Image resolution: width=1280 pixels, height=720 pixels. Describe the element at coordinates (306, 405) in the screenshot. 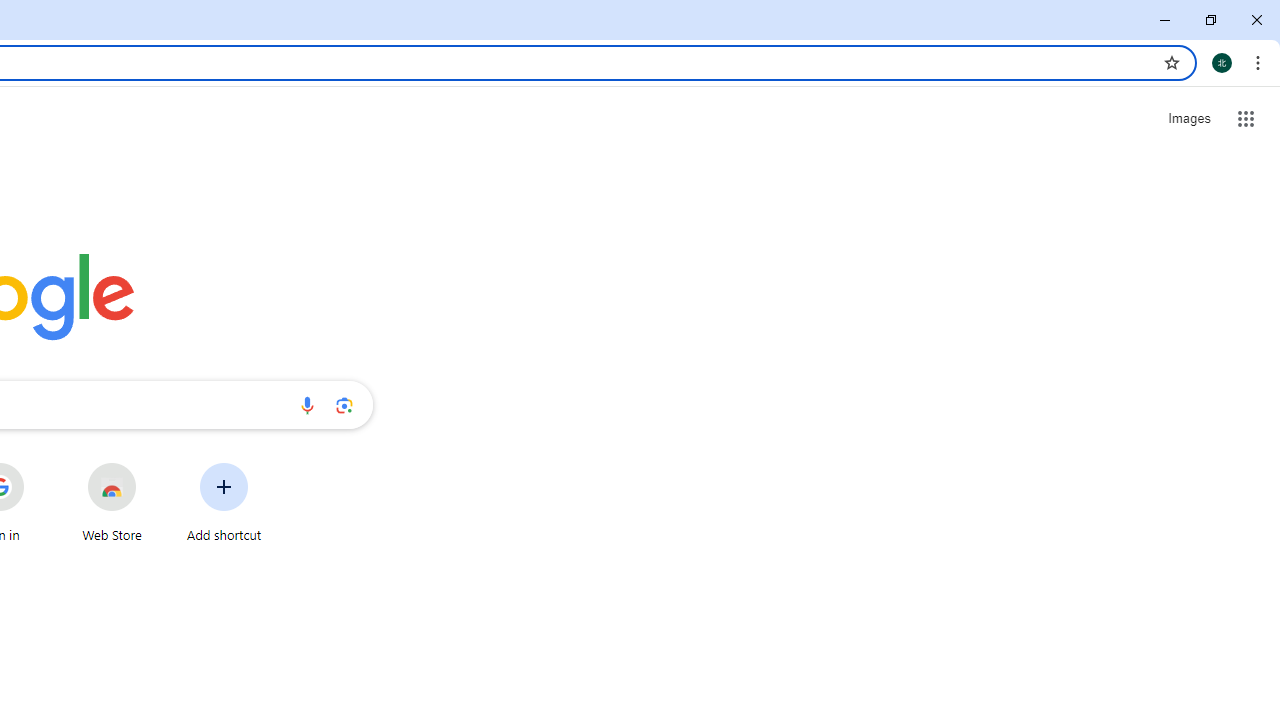

I see `'Search by voice'` at that location.